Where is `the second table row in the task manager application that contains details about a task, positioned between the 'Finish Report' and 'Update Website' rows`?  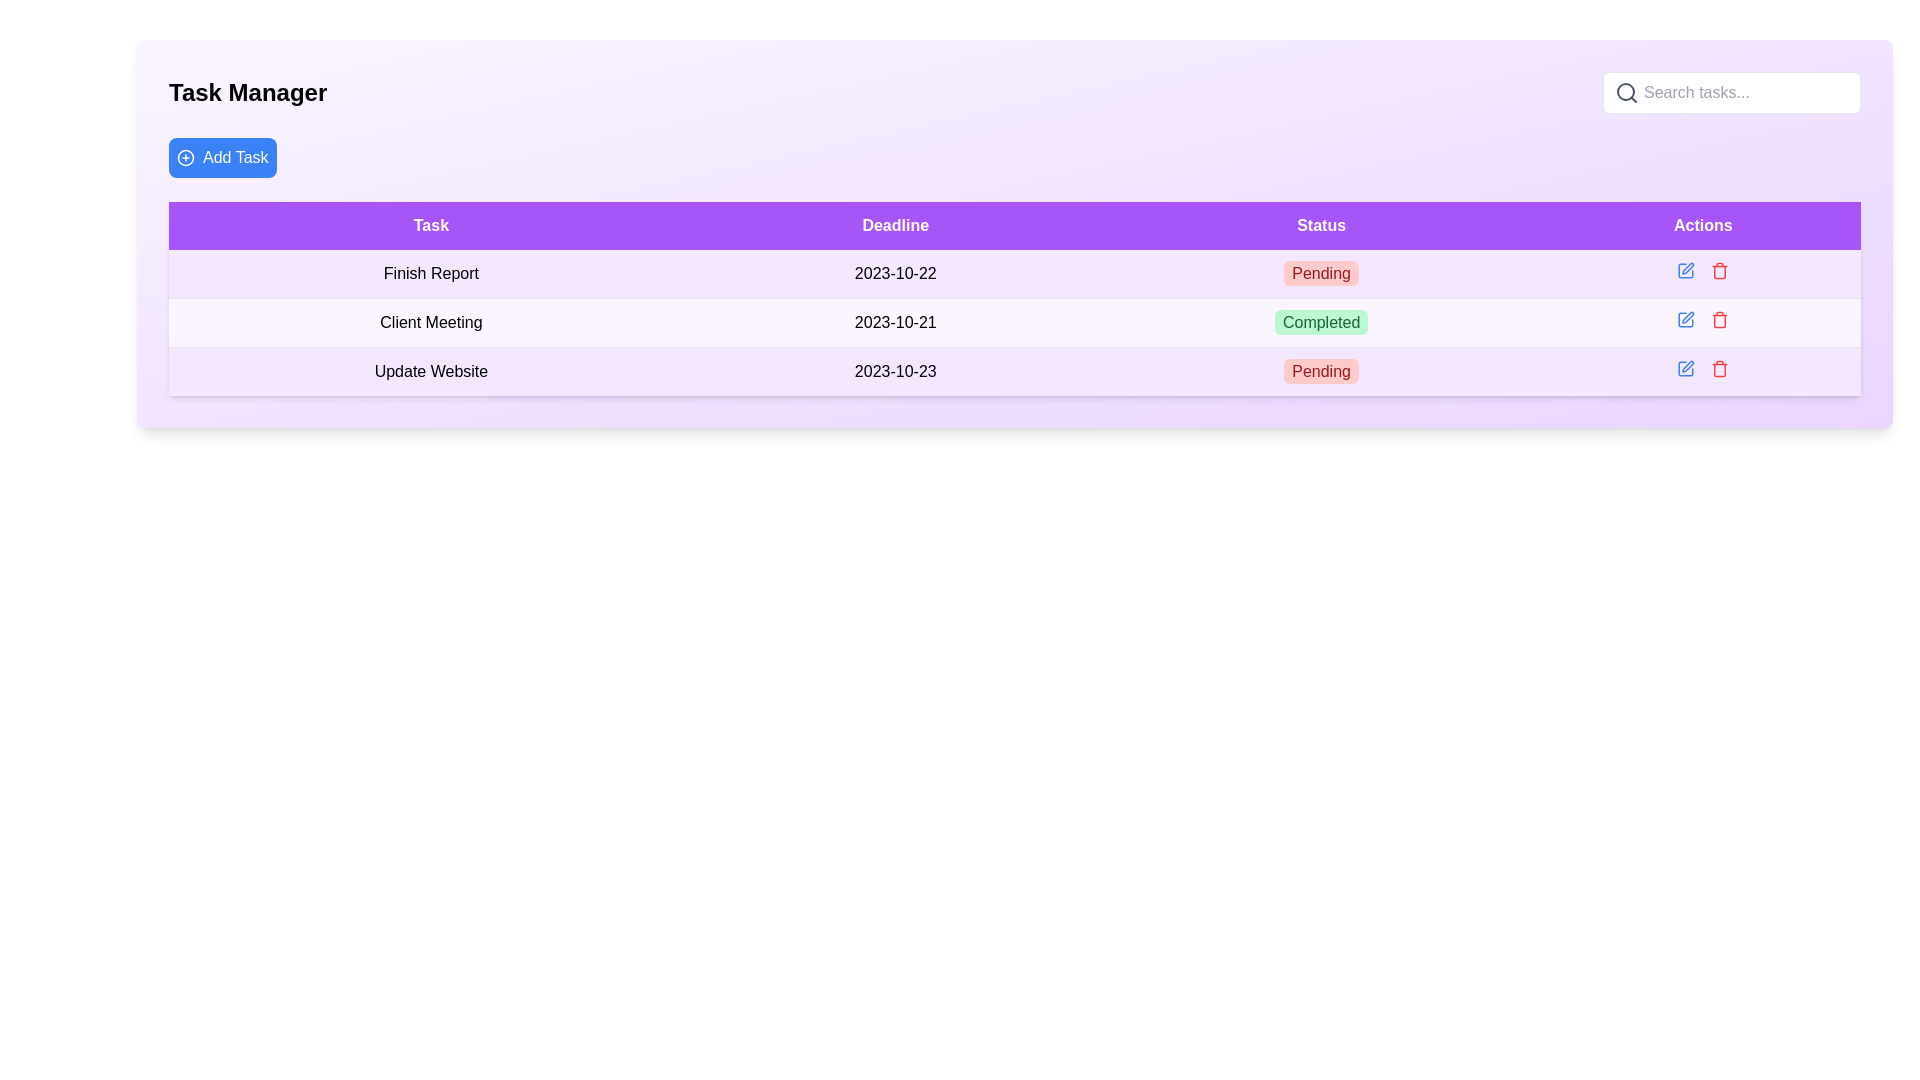
the second table row in the task manager application that contains details about a task, positioned between the 'Finish Report' and 'Update Website' rows is located at coordinates (1014, 322).